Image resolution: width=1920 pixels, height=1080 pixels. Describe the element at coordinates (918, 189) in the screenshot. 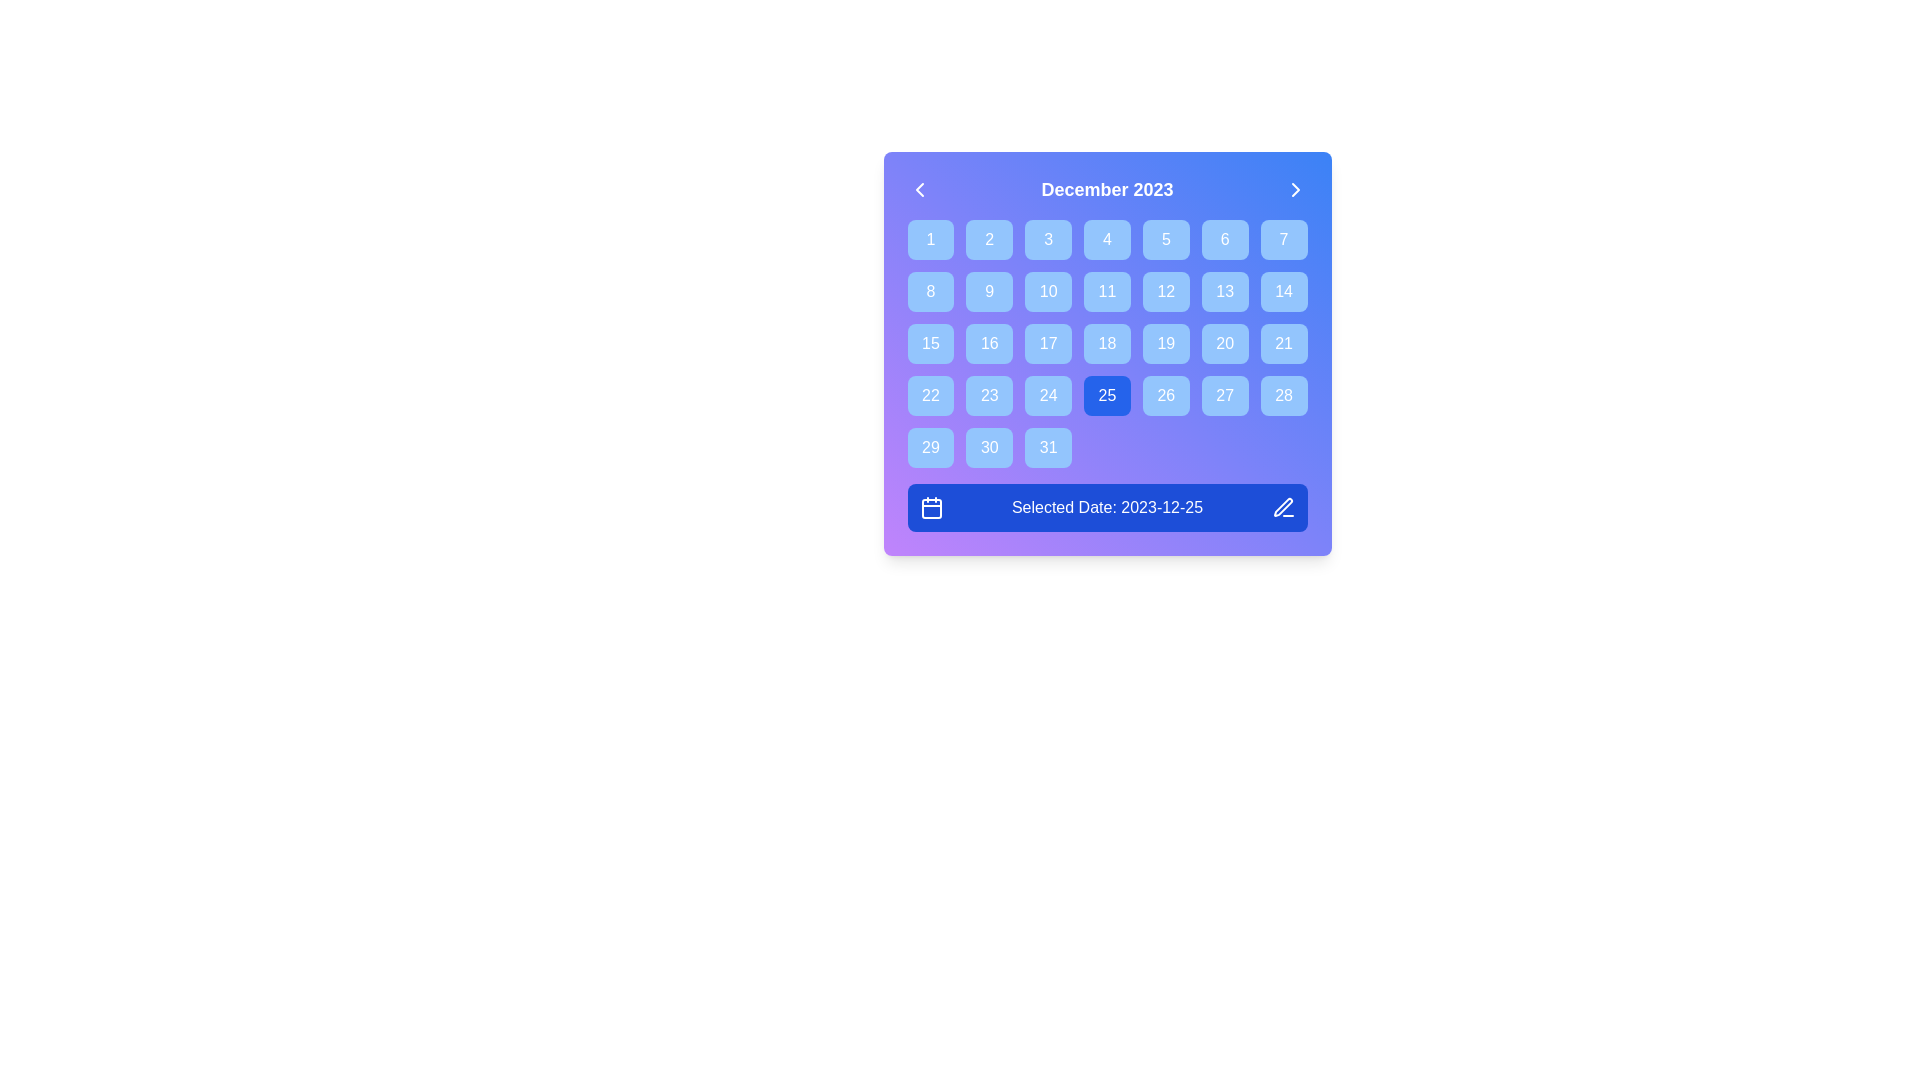

I see `the left navigation button` at that location.